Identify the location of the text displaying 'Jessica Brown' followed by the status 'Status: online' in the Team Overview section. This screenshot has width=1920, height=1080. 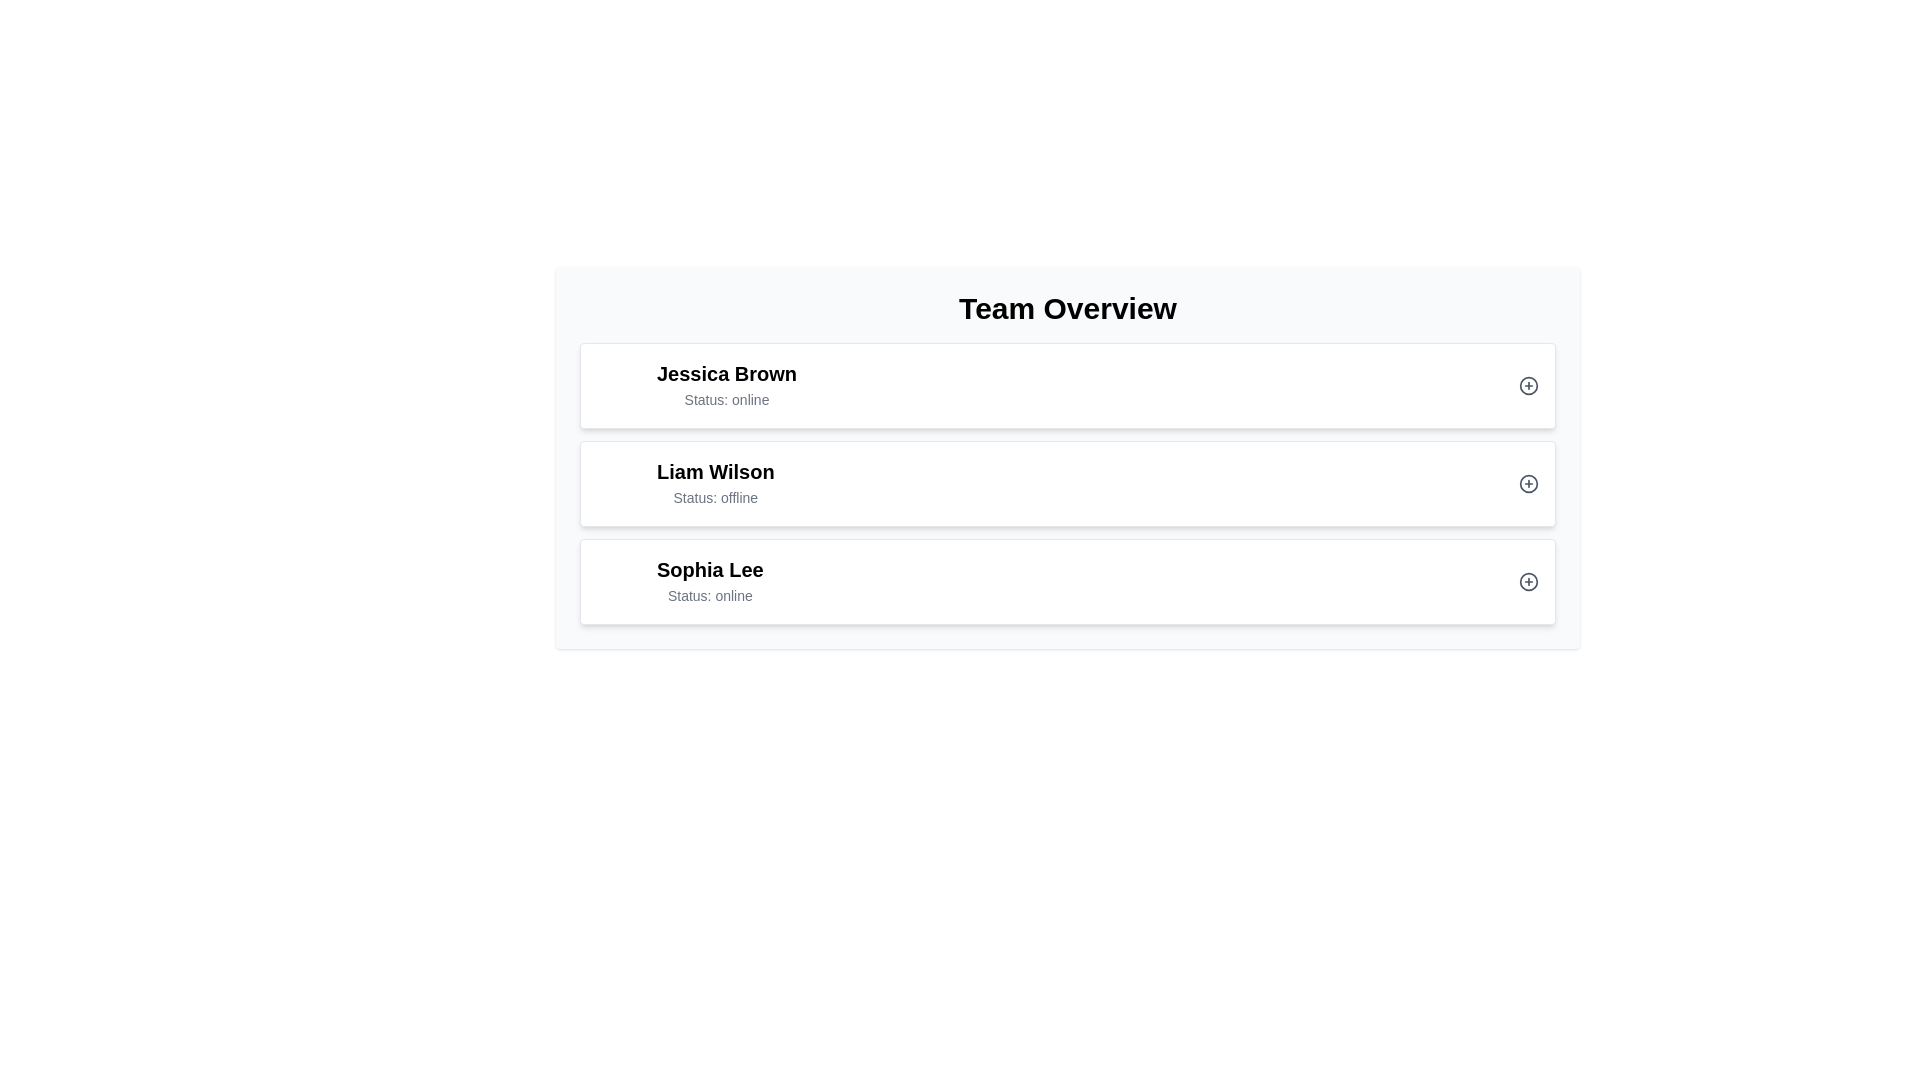
(696, 385).